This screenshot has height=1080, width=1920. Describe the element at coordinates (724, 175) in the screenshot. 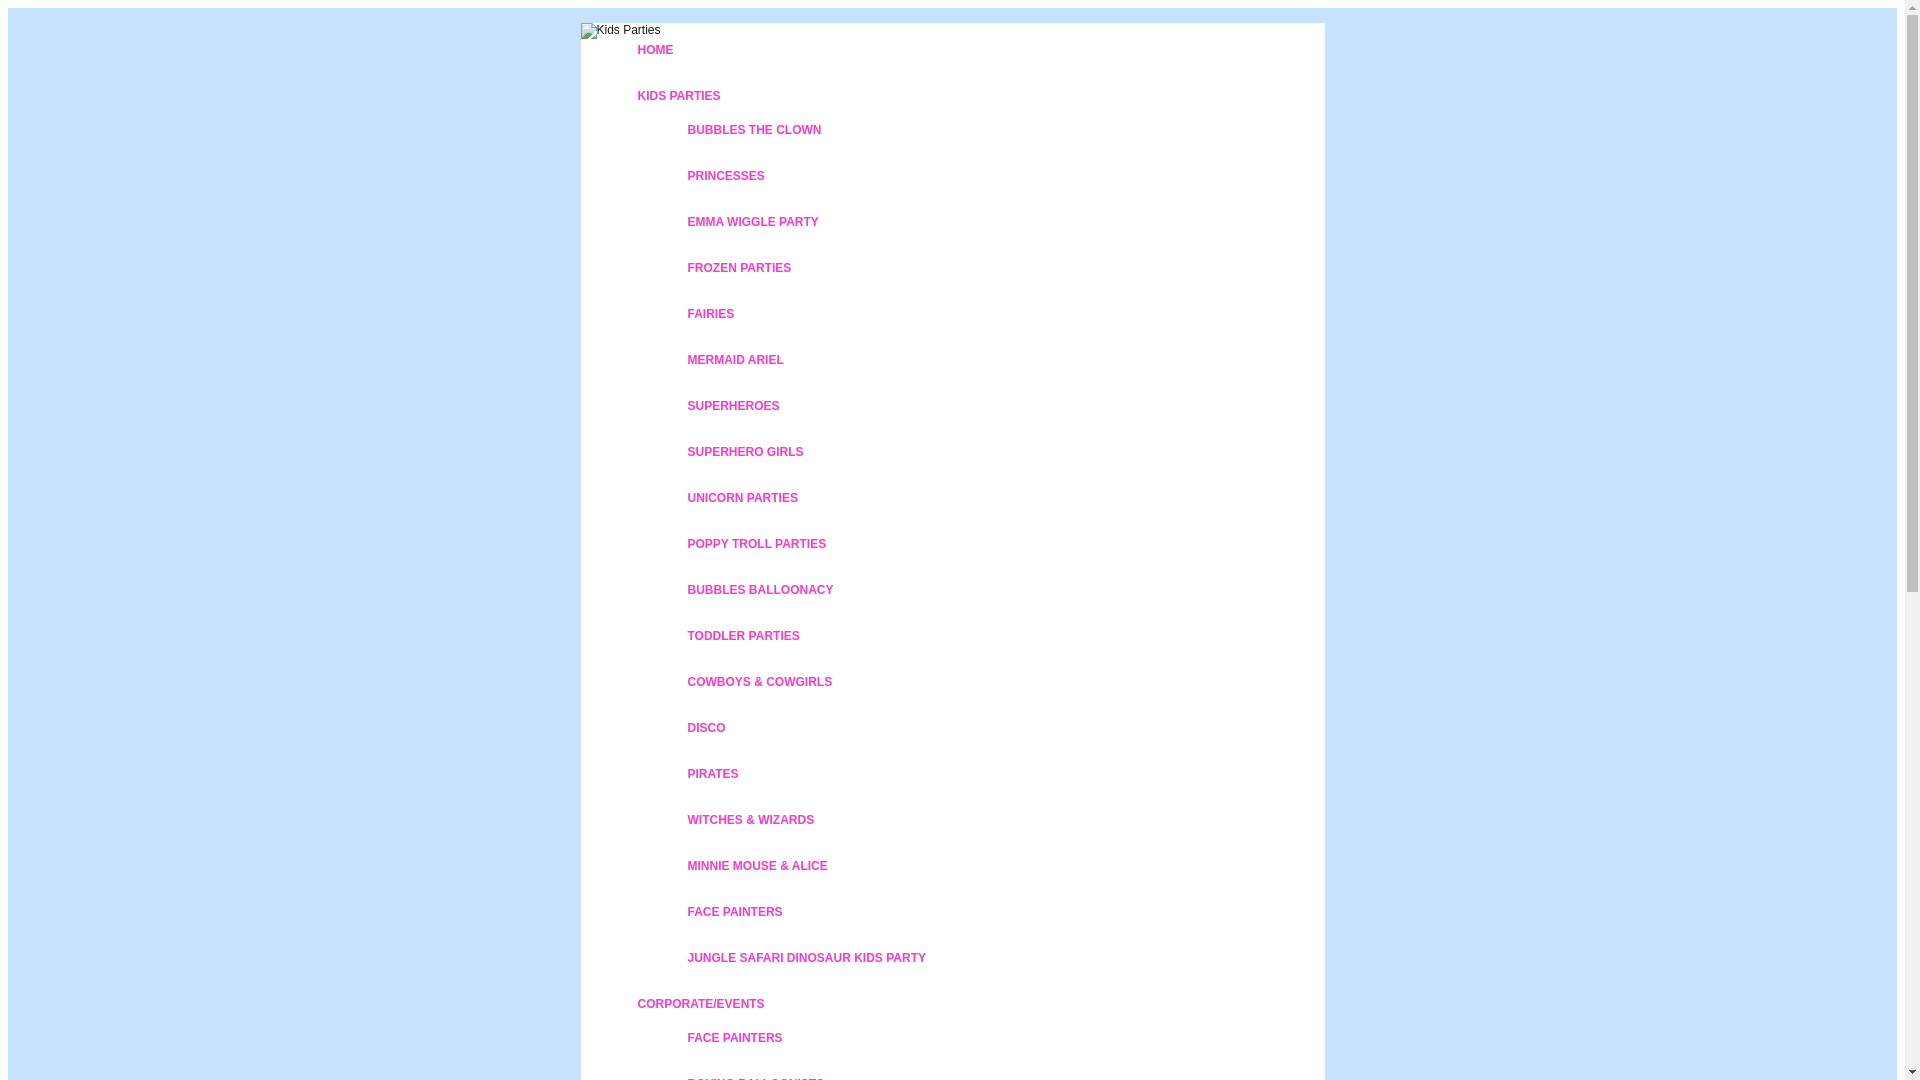

I see `'PRINCESSES'` at that location.